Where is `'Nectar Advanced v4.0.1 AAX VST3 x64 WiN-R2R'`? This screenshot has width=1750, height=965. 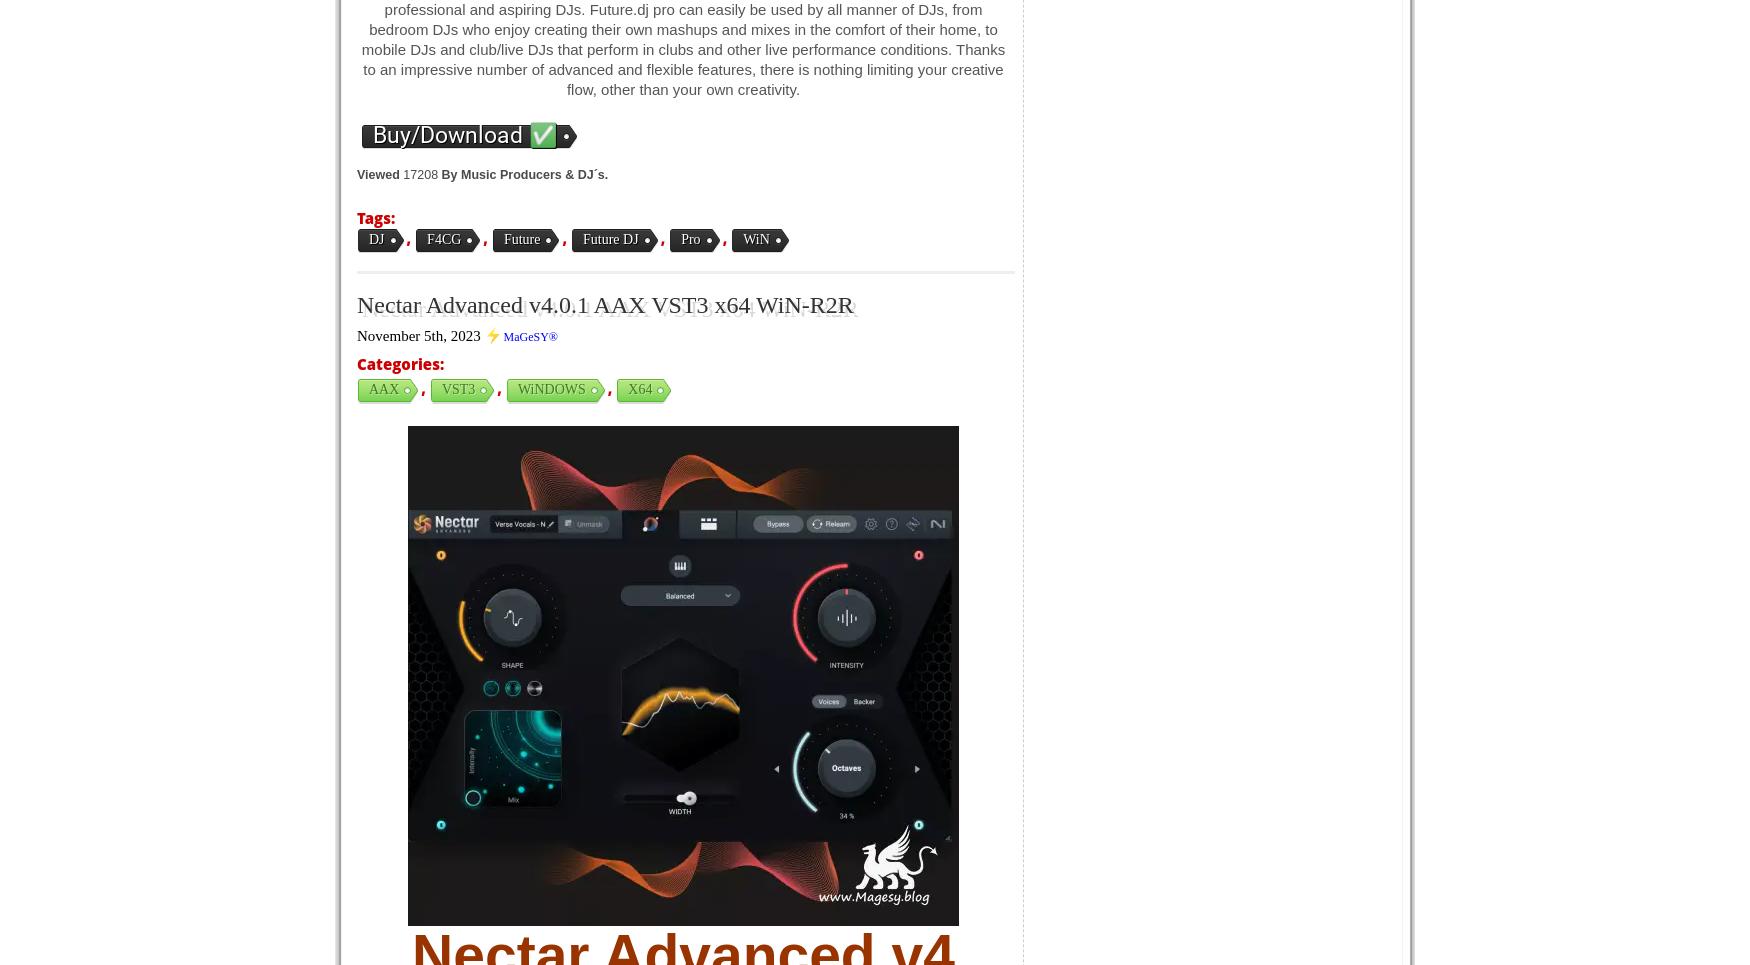
'Nectar Advanced v4.0.1 AAX VST3 x64 WiN-R2R' is located at coordinates (604, 304).